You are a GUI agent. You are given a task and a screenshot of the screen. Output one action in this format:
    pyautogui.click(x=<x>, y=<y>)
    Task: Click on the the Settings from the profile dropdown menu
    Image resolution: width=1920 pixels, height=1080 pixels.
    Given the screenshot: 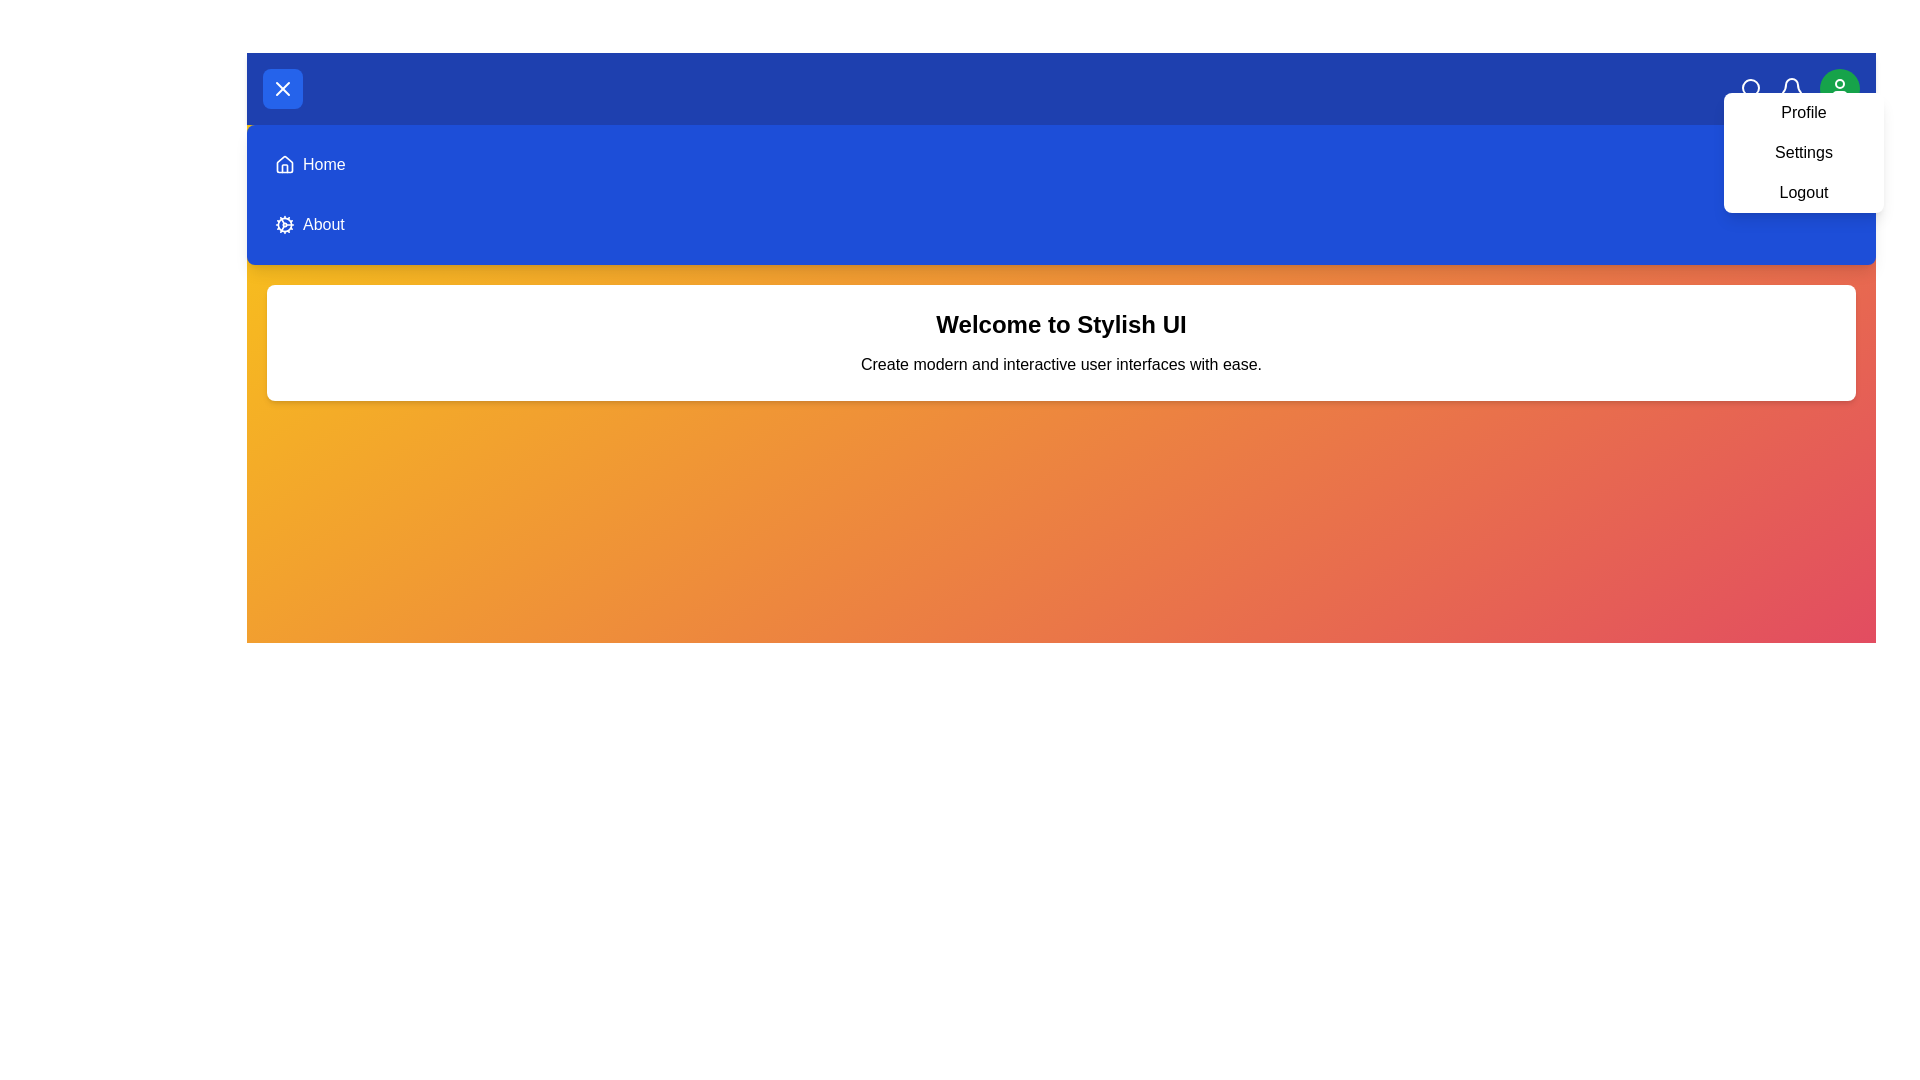 What is the action you would take?
    pyautogui.click(x=1804, y=152)
    